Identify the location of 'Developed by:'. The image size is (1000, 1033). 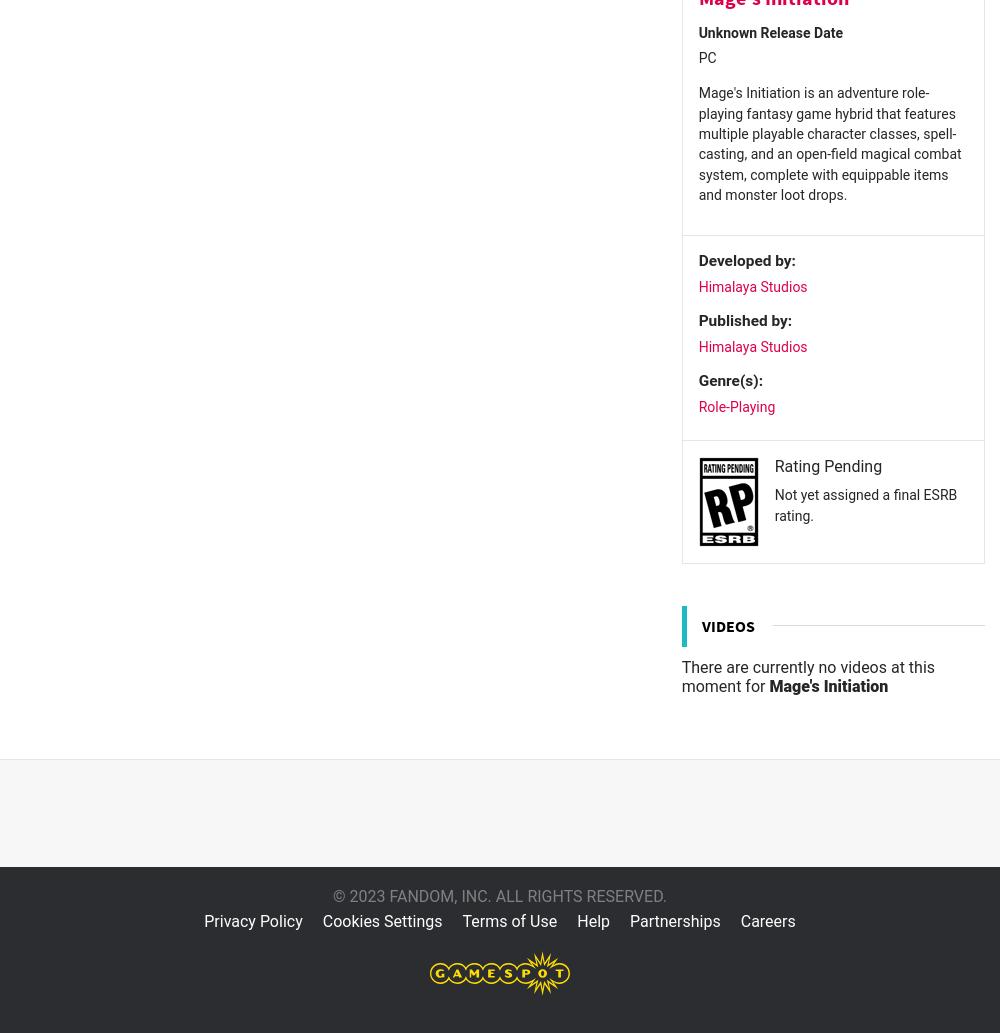
(697, 260).